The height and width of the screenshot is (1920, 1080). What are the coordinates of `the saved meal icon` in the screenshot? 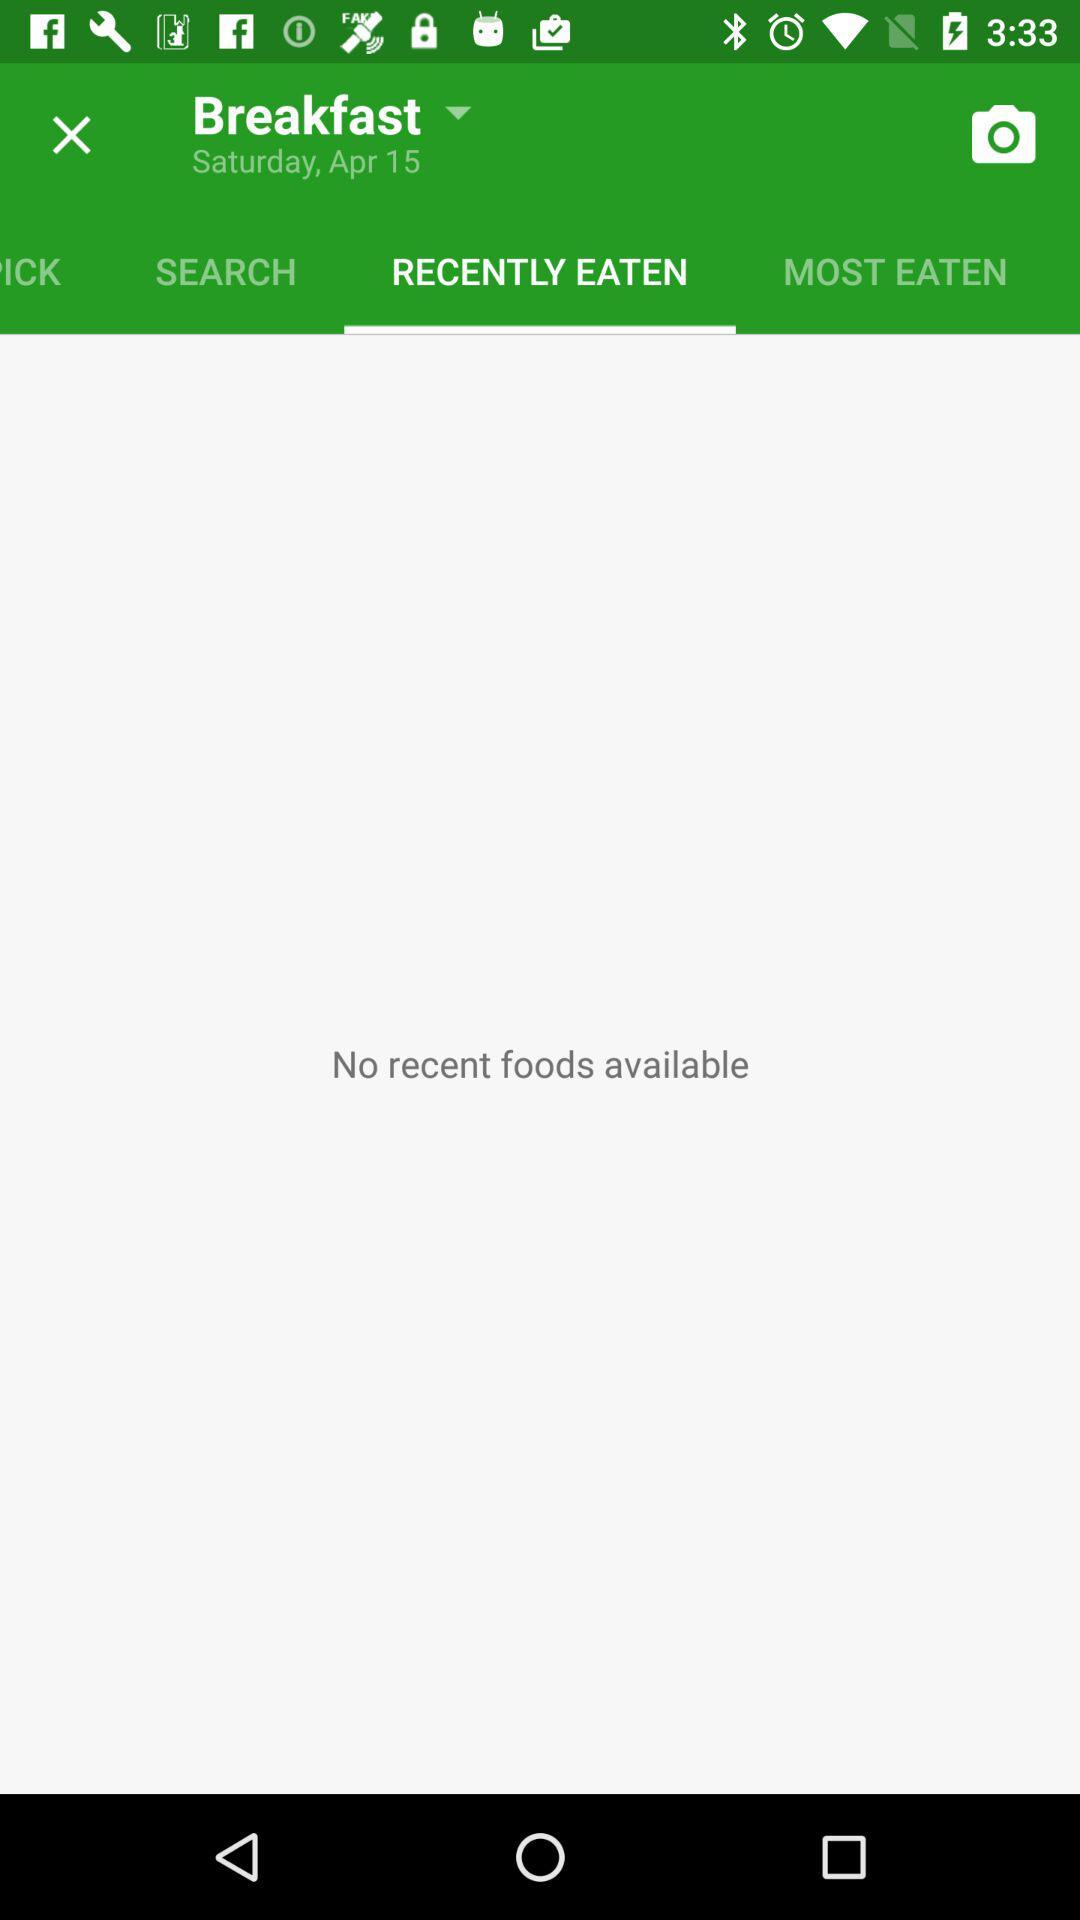 It's located at (1066, 269).